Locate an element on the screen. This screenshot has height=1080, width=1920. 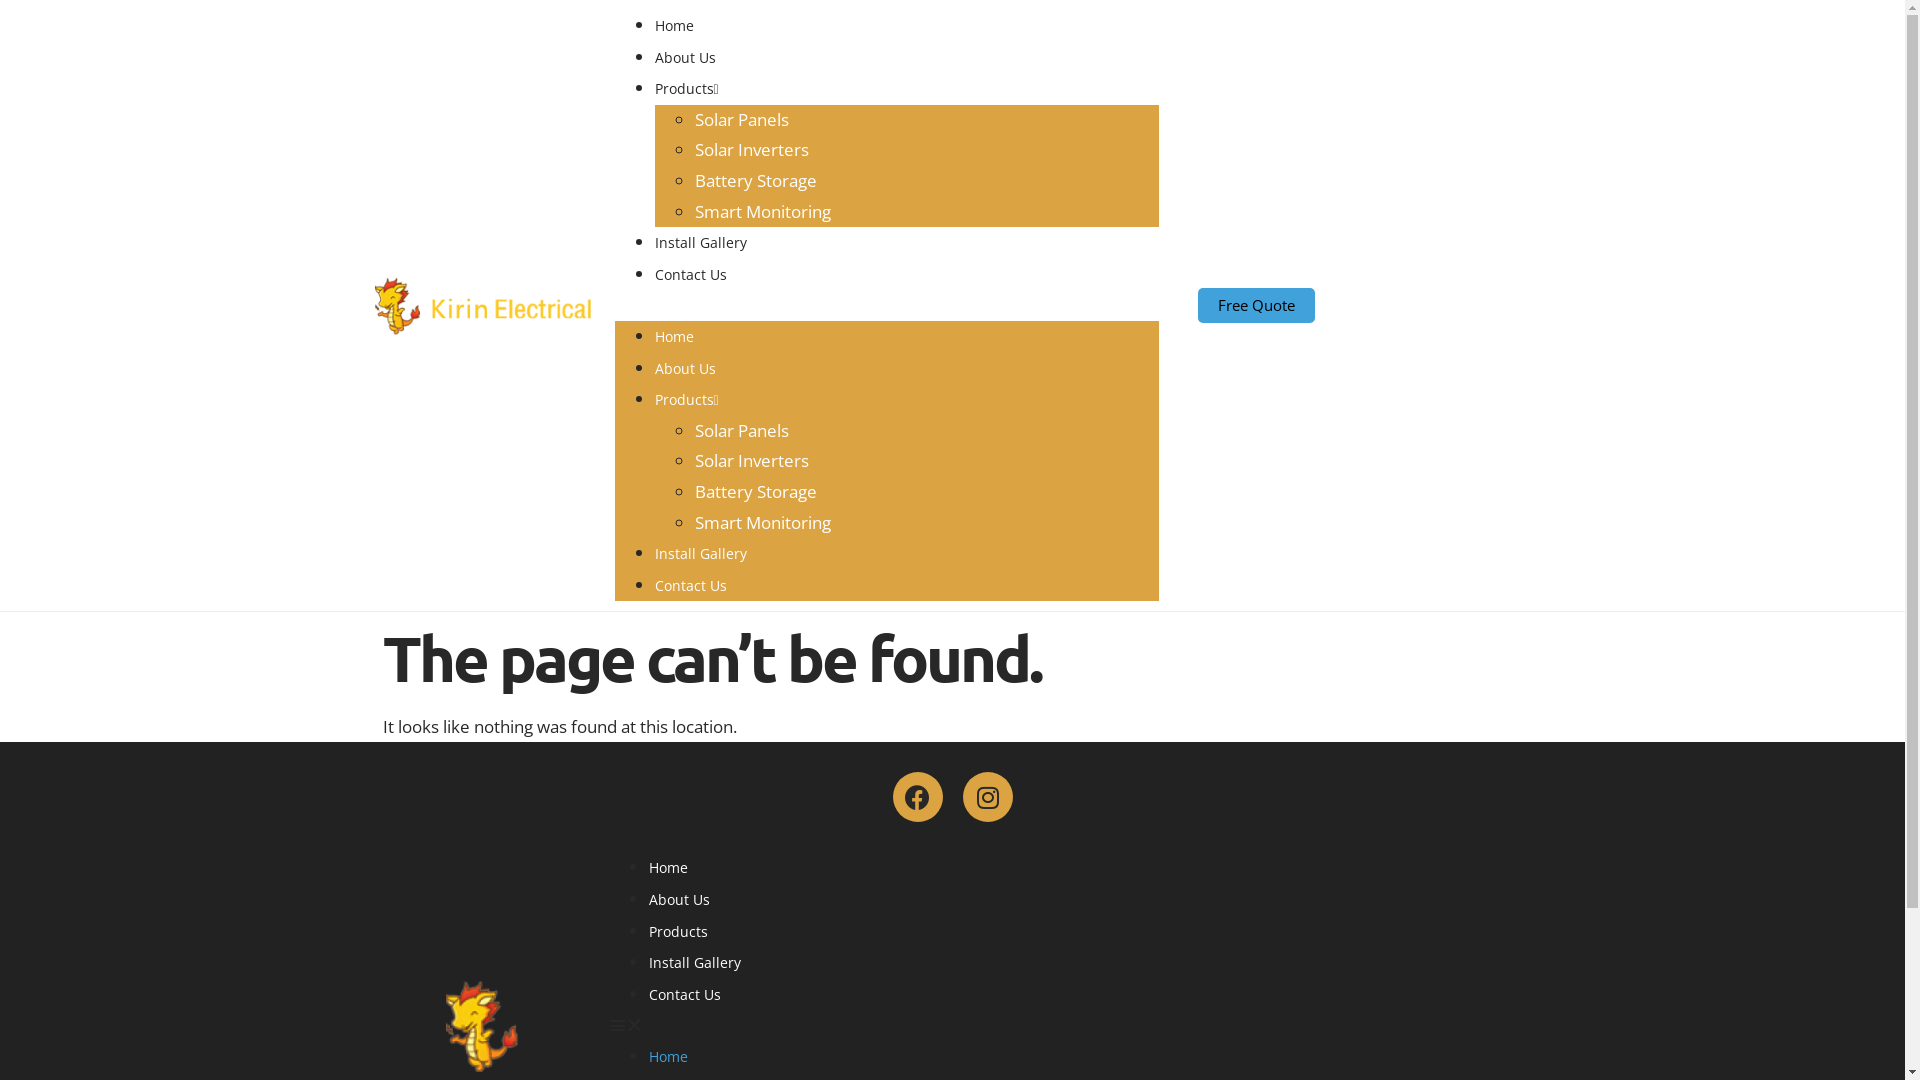
'Solar Panels' is located at coordinates (739, 119).